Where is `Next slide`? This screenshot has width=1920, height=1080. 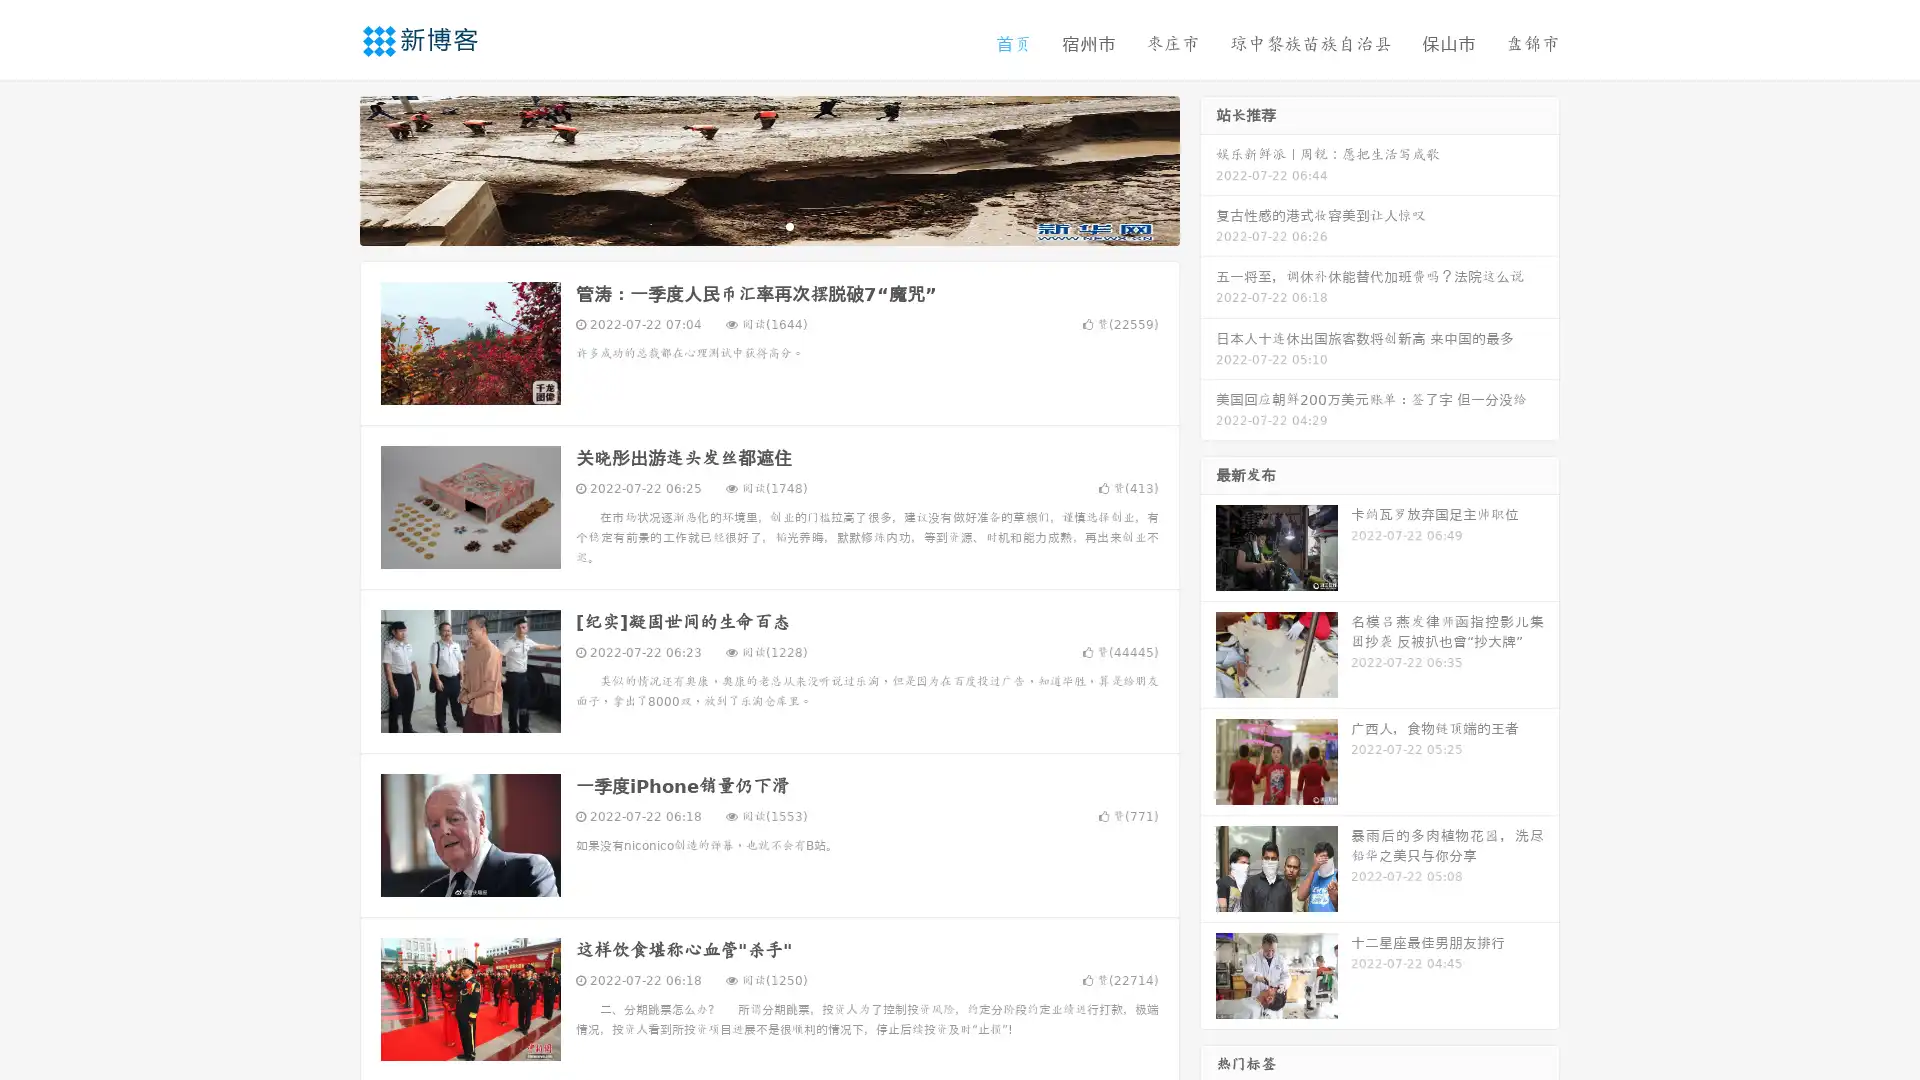 Next slide is located at coordinates (1208, 168).